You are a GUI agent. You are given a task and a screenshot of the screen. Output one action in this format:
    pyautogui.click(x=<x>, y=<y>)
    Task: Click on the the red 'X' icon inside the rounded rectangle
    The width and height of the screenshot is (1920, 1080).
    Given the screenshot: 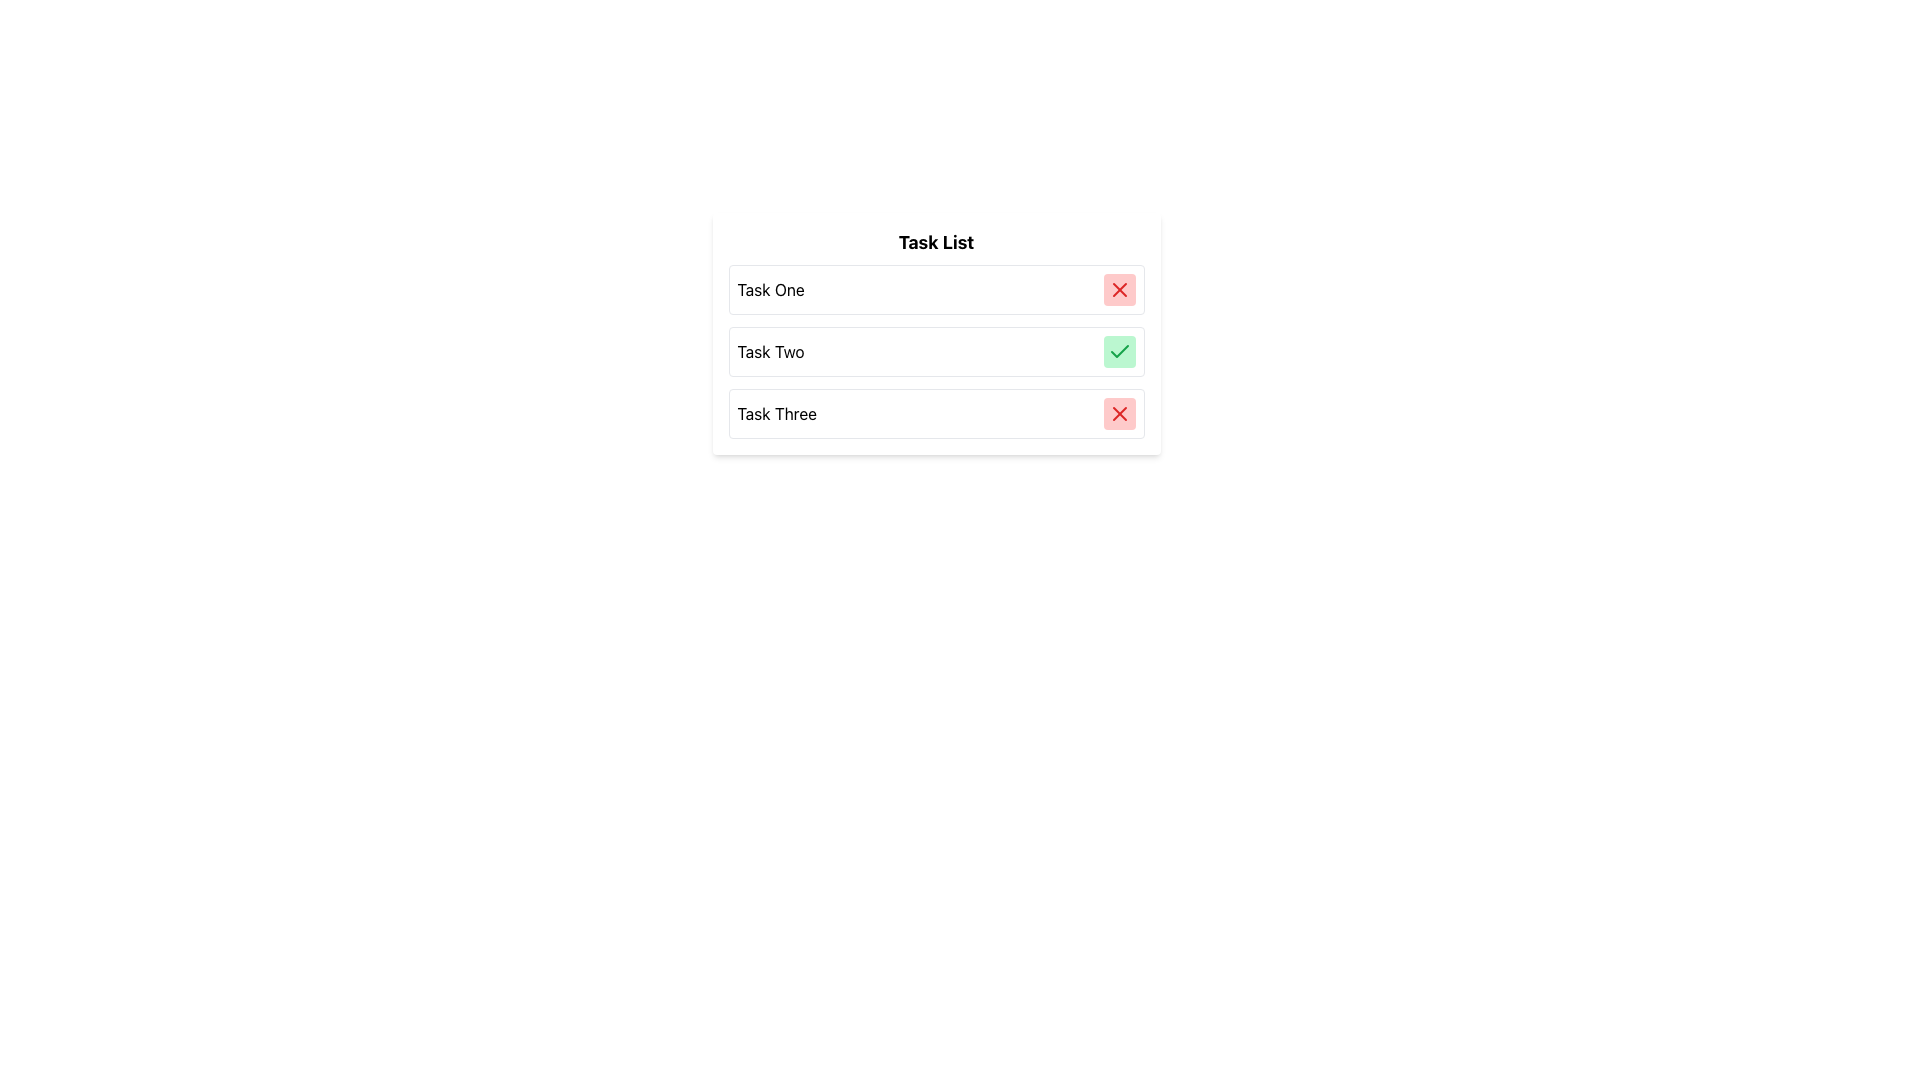 What is the action you would take?
    pyautogui.click(x=1118, y=412)
    